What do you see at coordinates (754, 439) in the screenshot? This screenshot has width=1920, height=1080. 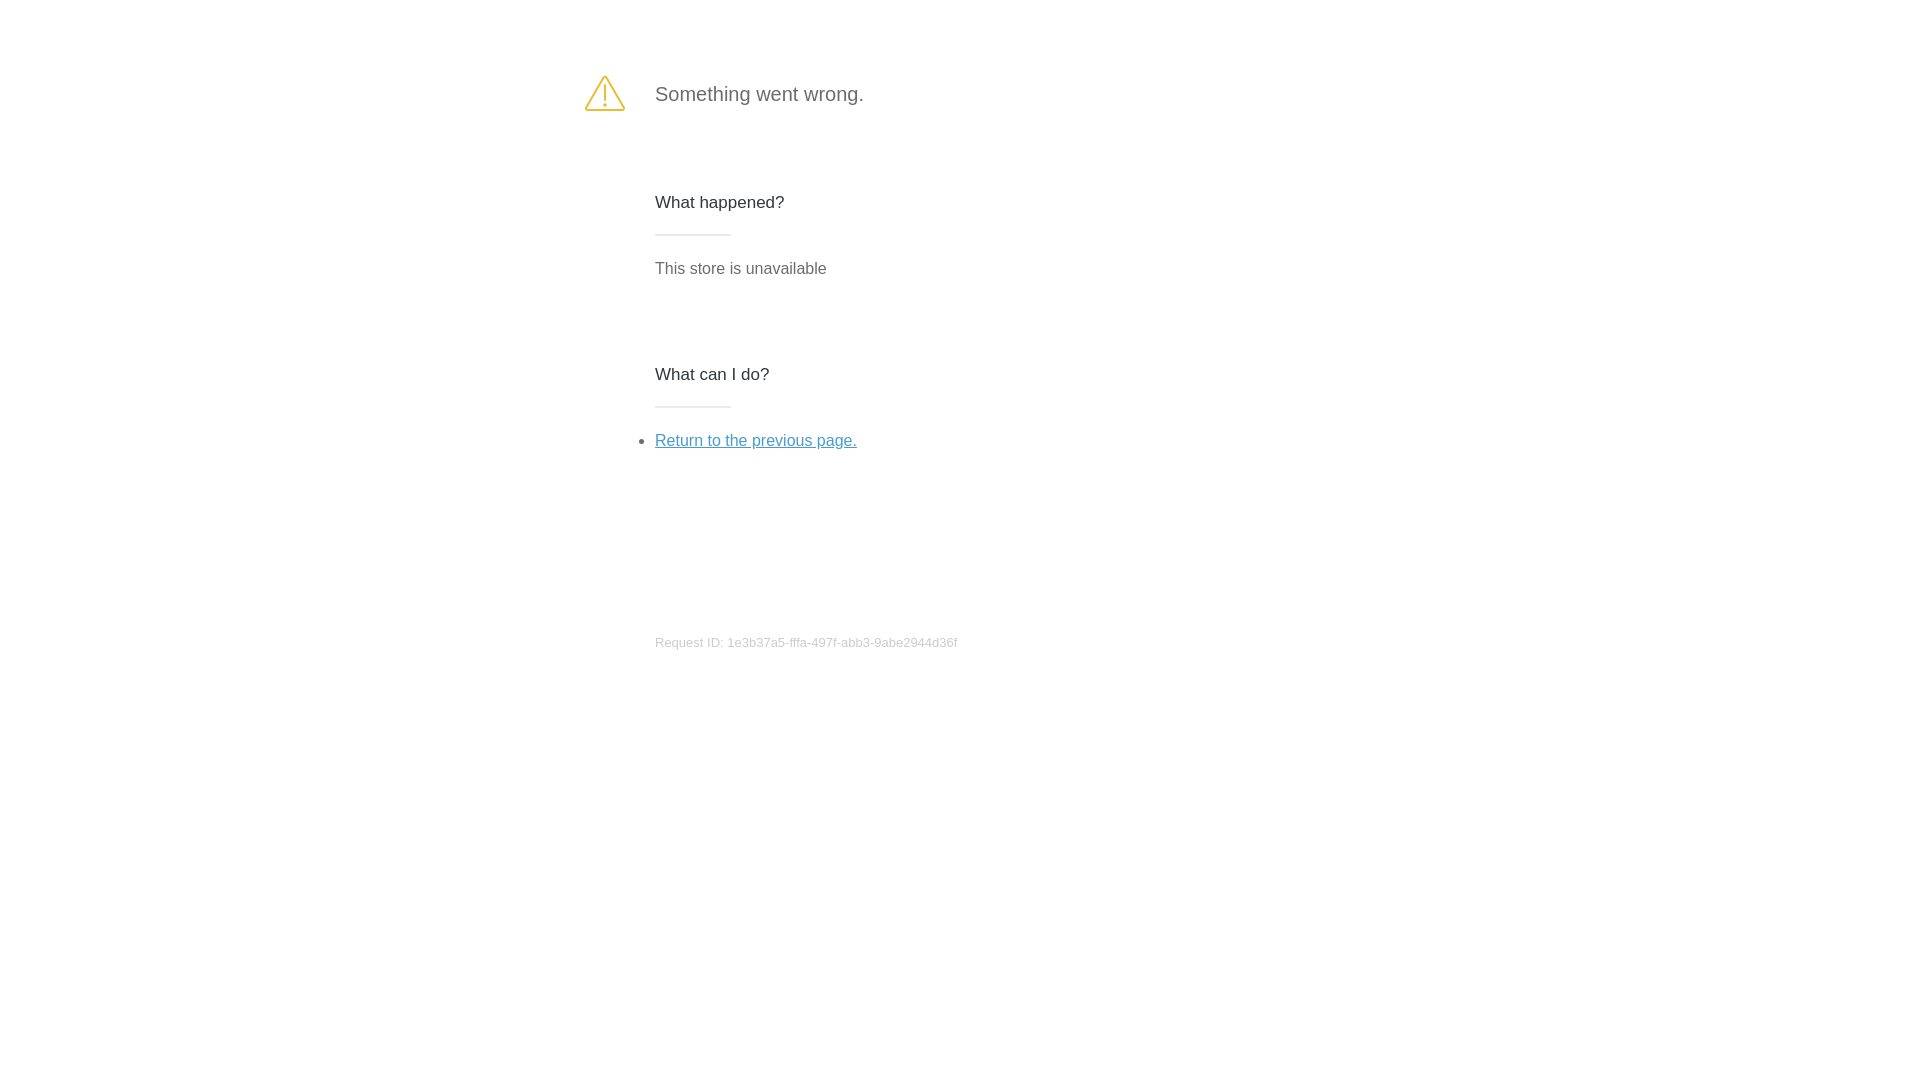 I see `'Return to the previous page.'` at bounding box center [754, 439].